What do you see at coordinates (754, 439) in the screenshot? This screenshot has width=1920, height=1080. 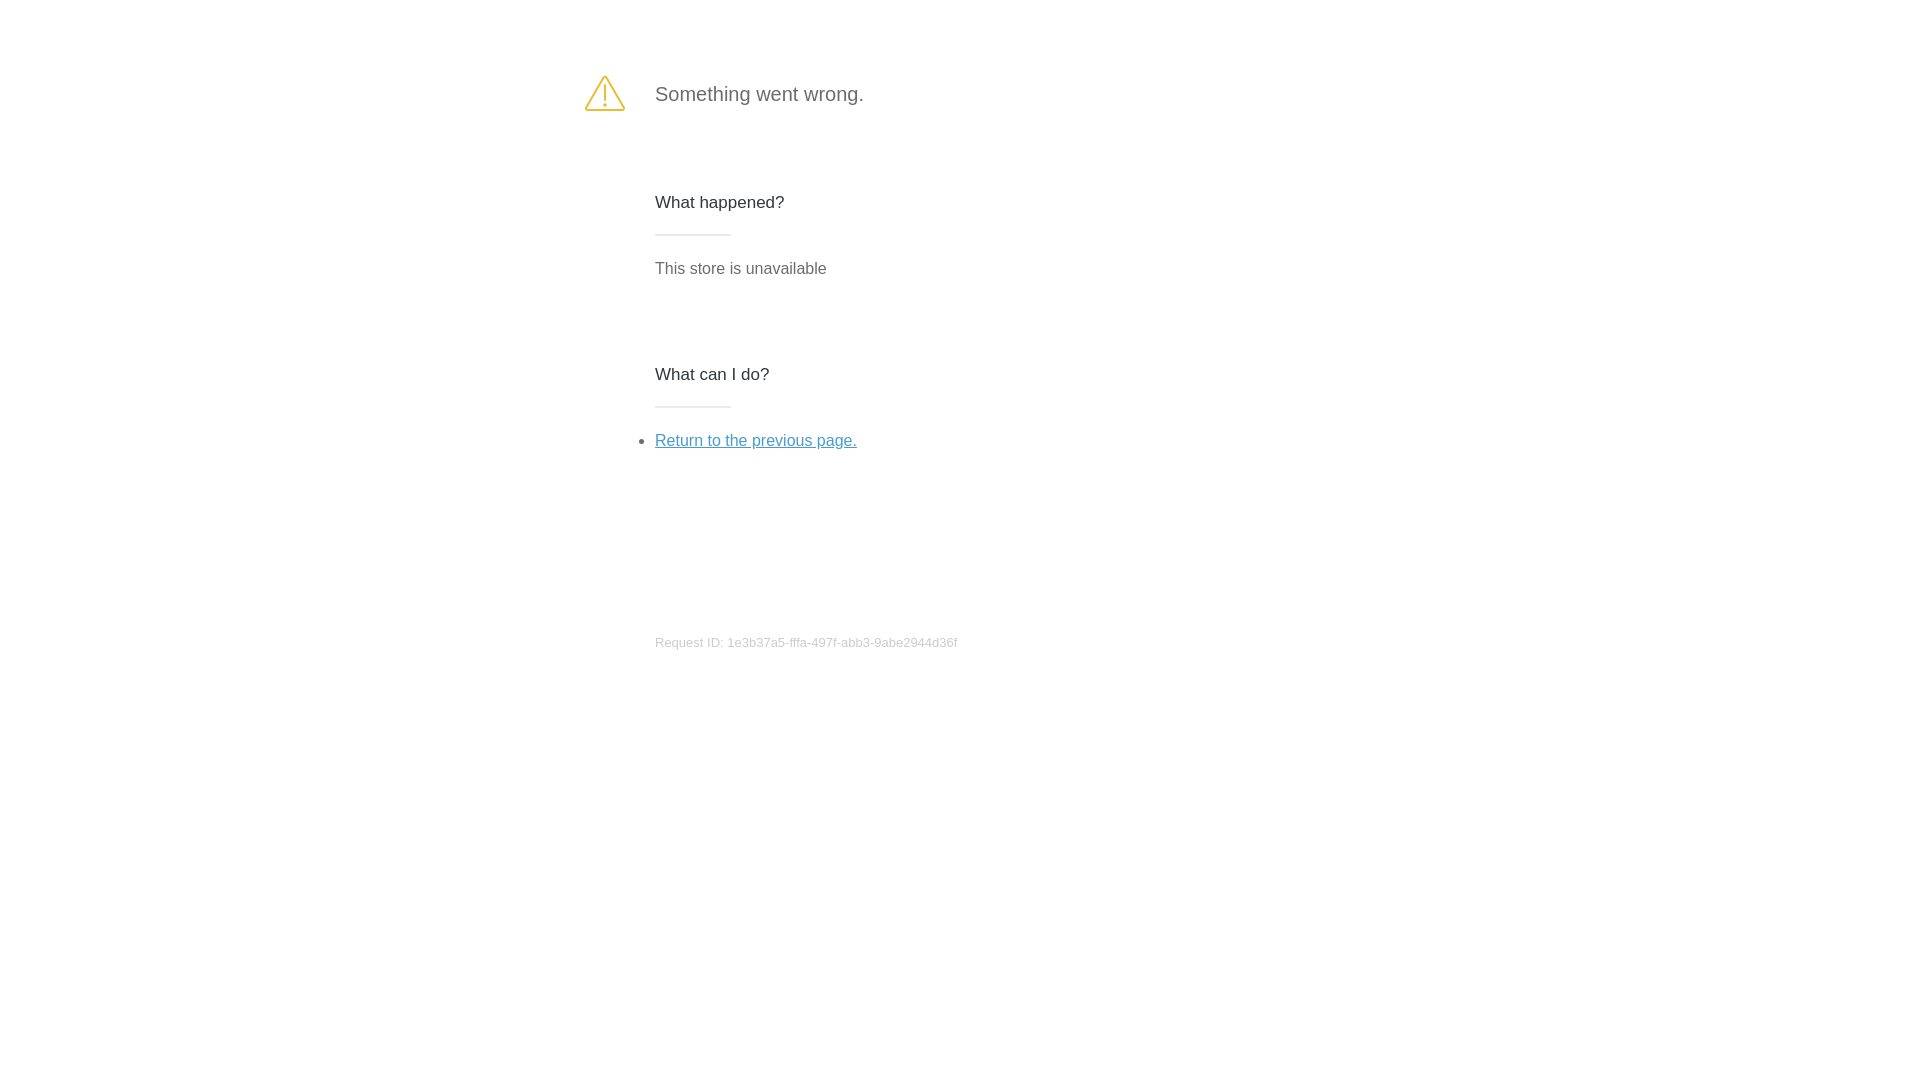 I see `'Return to the previous page.'` at bounding box center [754, 439].